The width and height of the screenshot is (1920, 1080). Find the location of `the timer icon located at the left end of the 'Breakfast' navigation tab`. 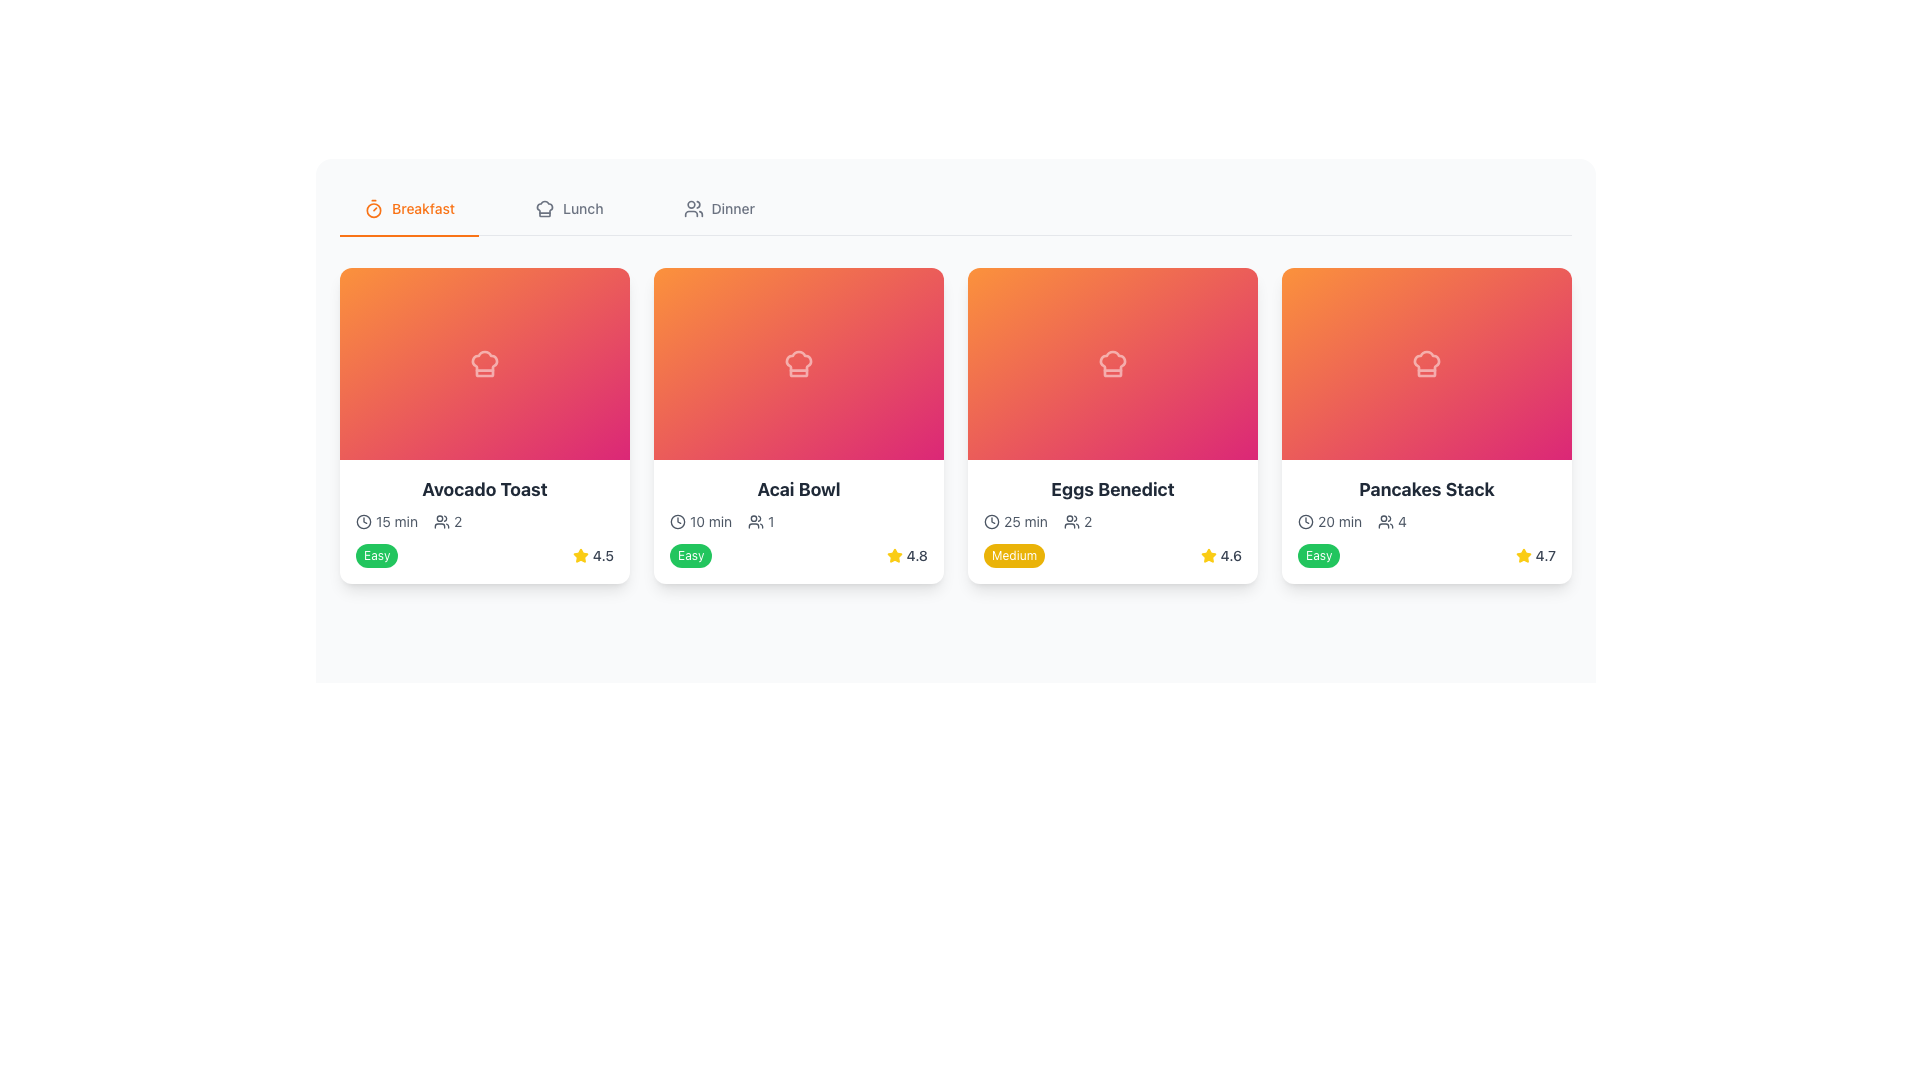

the timer icon located at the left end of the 'Breakfast' navigation tab is located at coordinates (374, 208).